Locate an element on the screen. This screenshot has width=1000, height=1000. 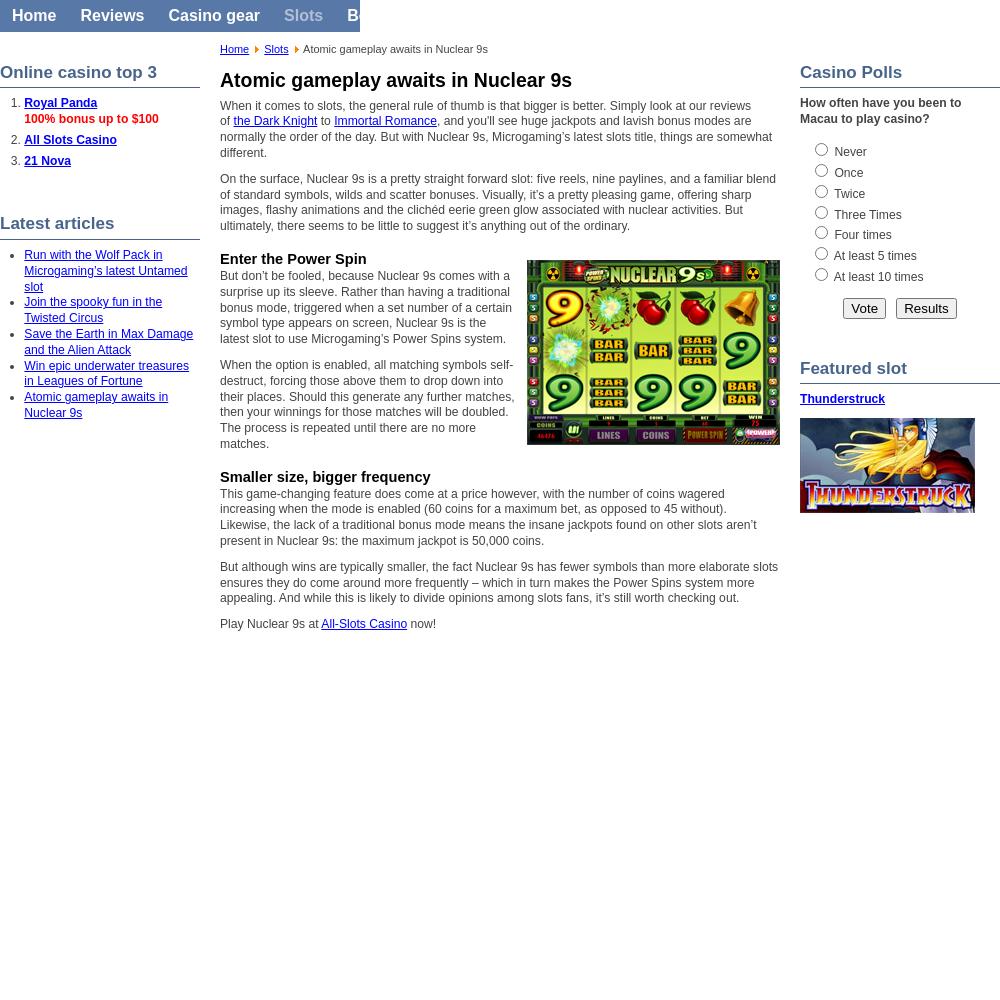
'All Slots Casino' is located at coordinates (69, 140).